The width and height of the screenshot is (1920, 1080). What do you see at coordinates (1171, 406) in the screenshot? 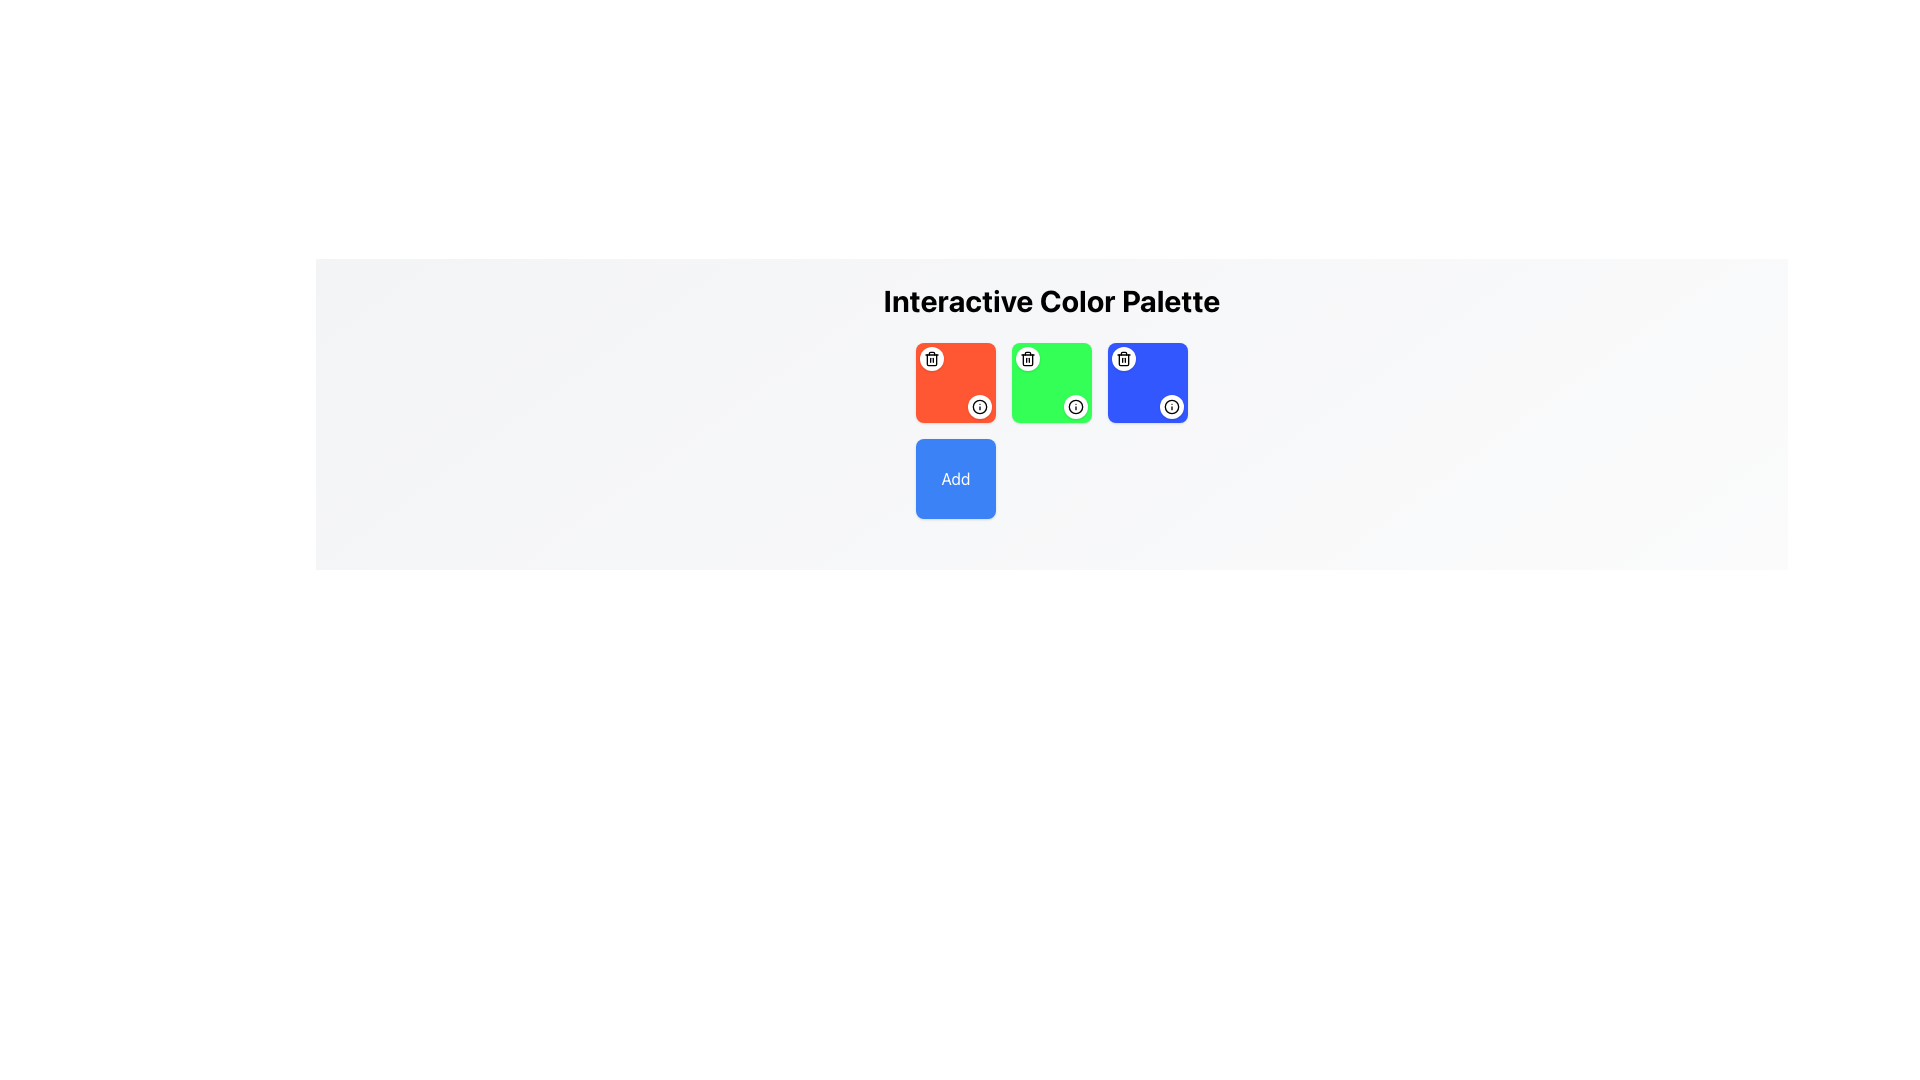
I see `the information button located in the bottom-right corner of the third blue tile to show additional details about it` at bounding box center [1171, 406].